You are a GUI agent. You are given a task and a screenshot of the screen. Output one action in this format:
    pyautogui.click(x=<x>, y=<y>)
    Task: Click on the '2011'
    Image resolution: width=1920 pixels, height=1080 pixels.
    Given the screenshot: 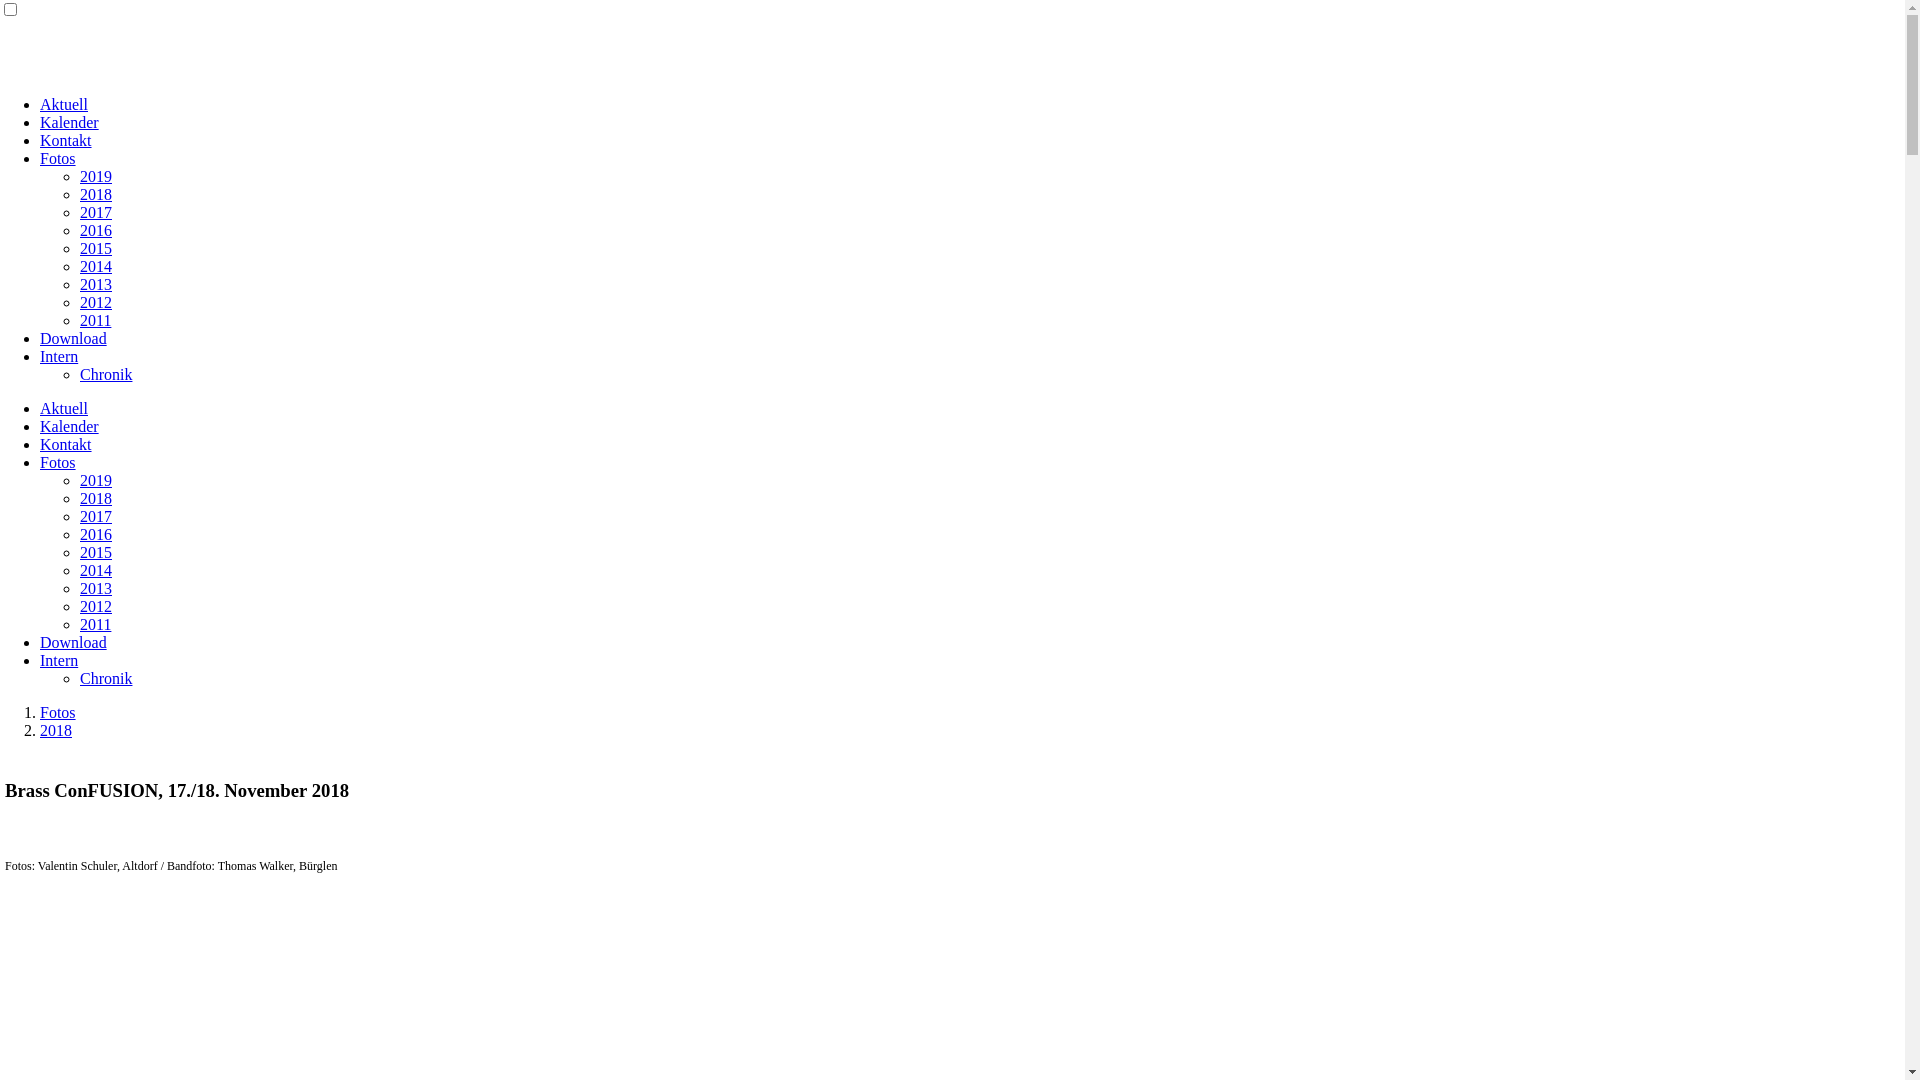 What is the action you would take?
    pyautogui.click(x=80, y=319)
    